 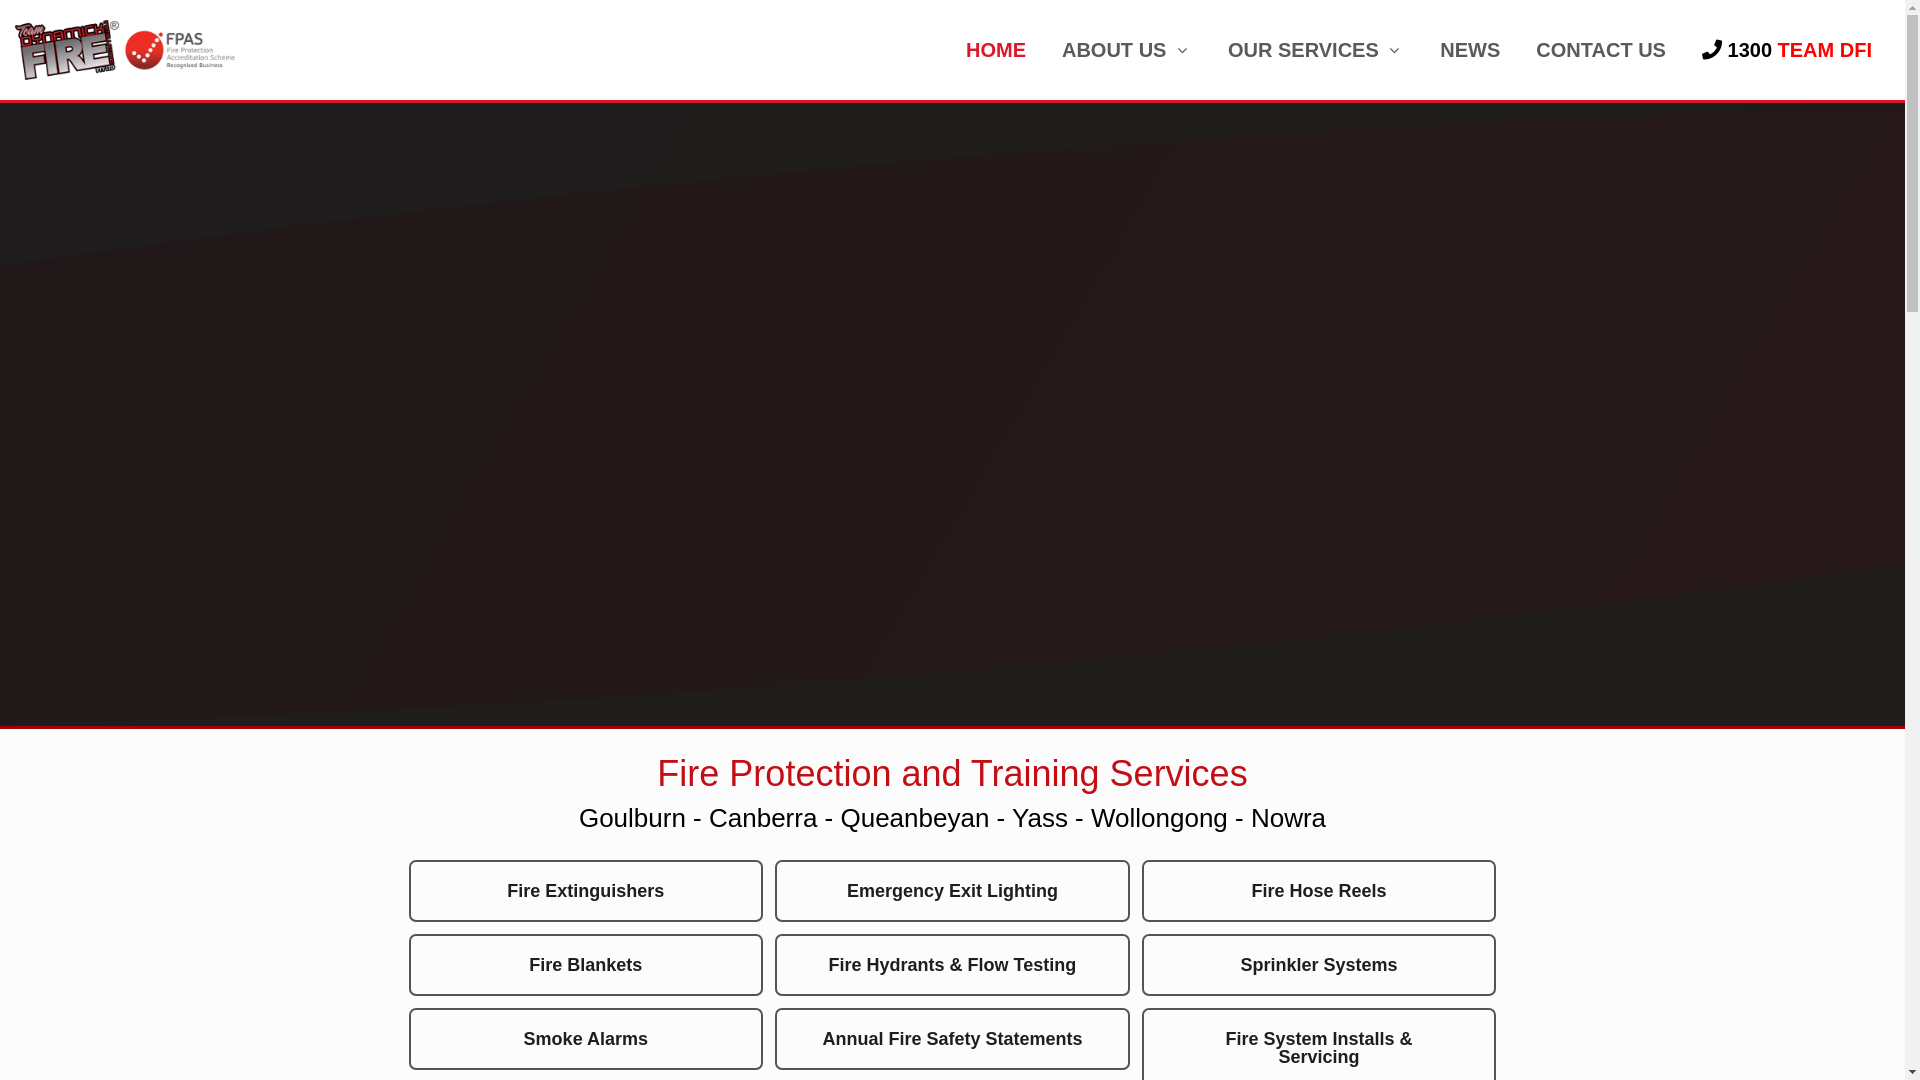 What do you see at coordinates (965, 49) in the screenshot?
I see `'HOME'` at bounding box center [965, 49].